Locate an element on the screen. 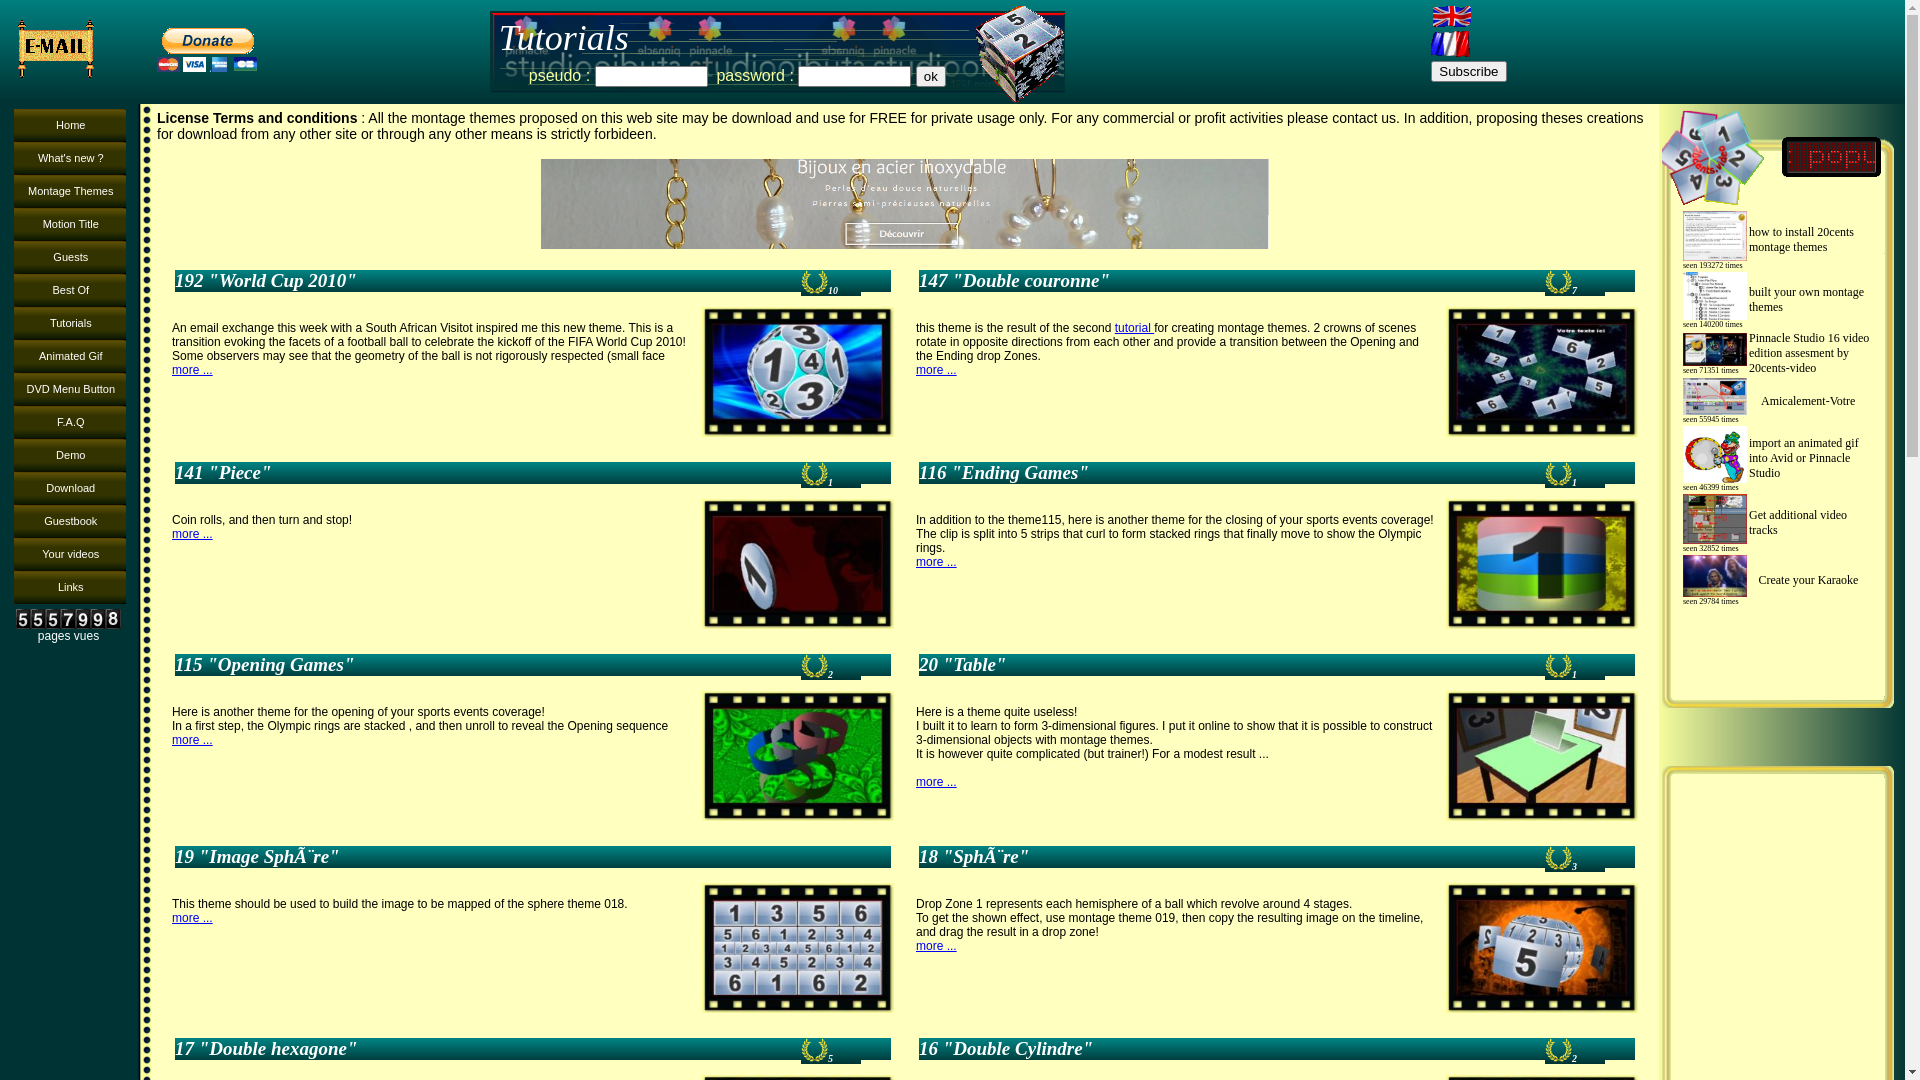 The image size is (1920, 1080). 'theme  - 20 Table' is located at coordinates (1540, 756).